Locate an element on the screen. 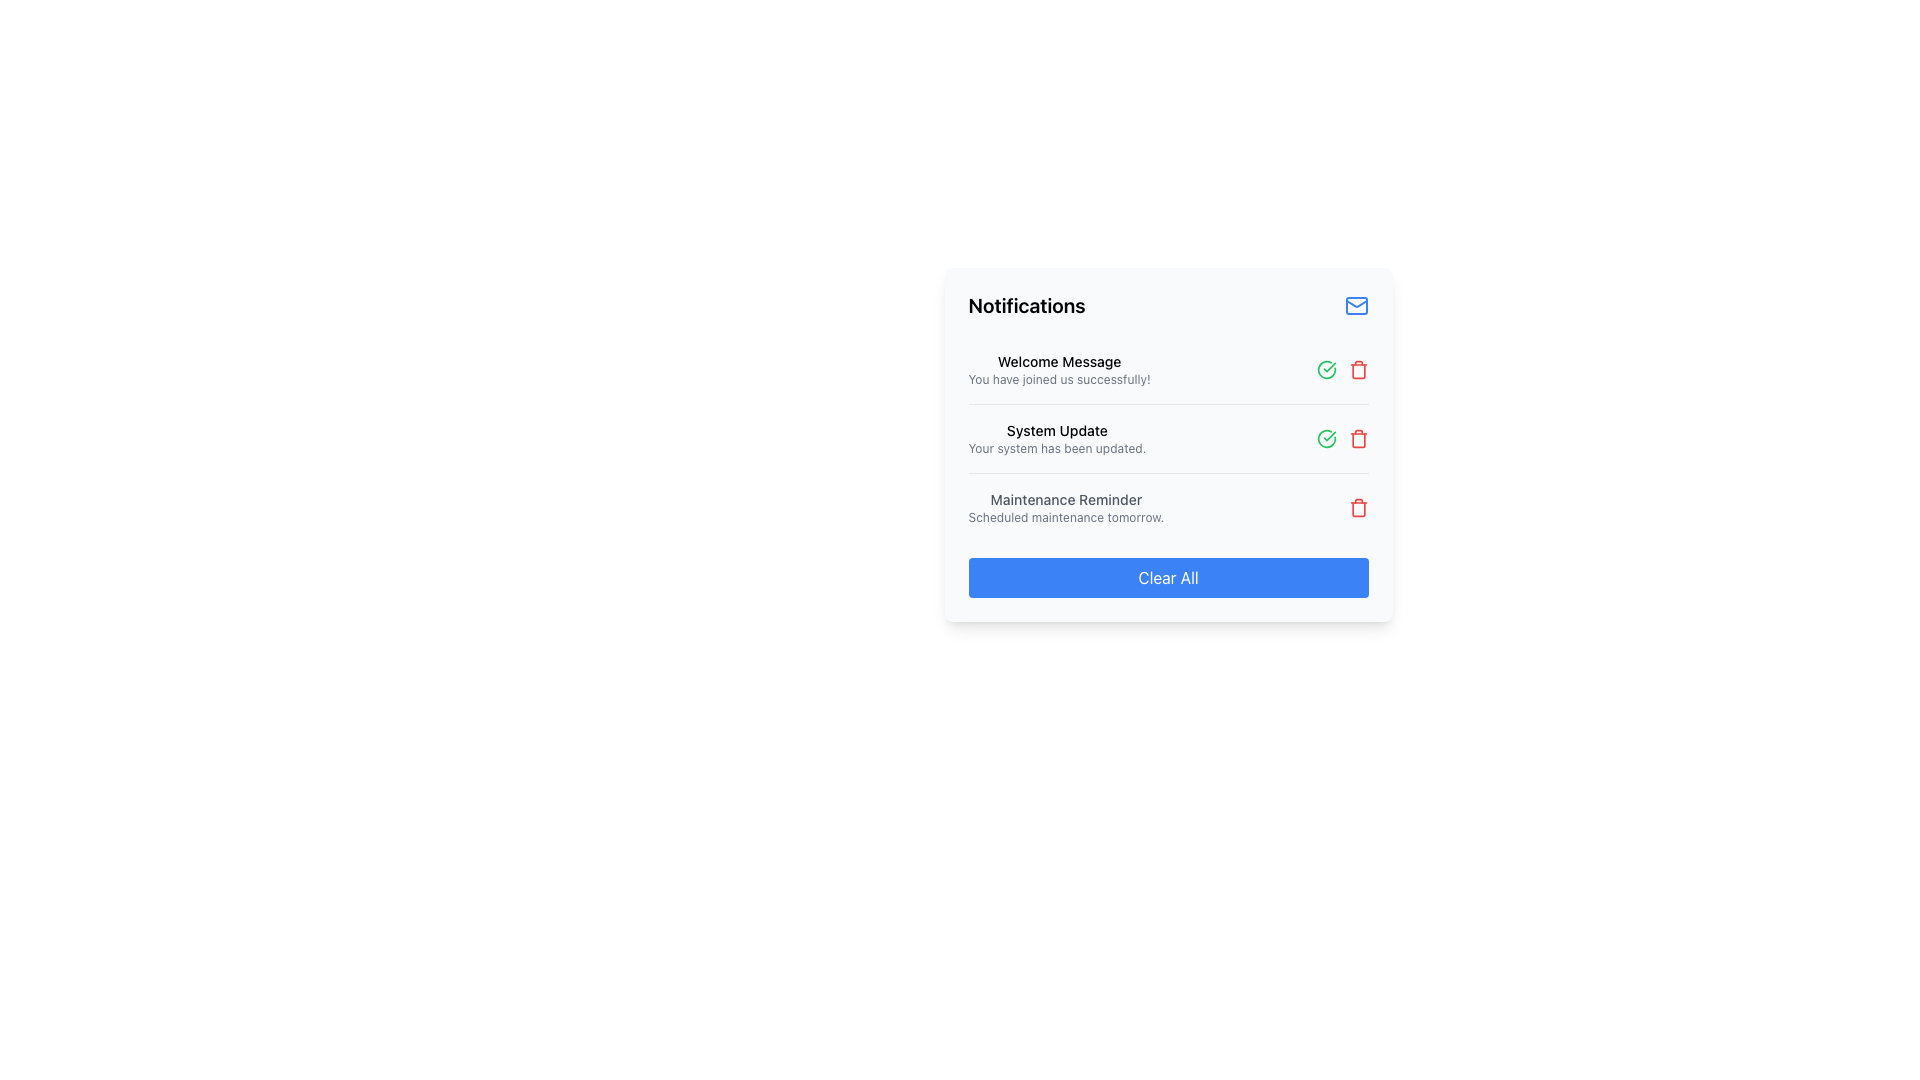  the clear notifications button located at the bottom center of the notification panel is located at coordinates (1168, 578).